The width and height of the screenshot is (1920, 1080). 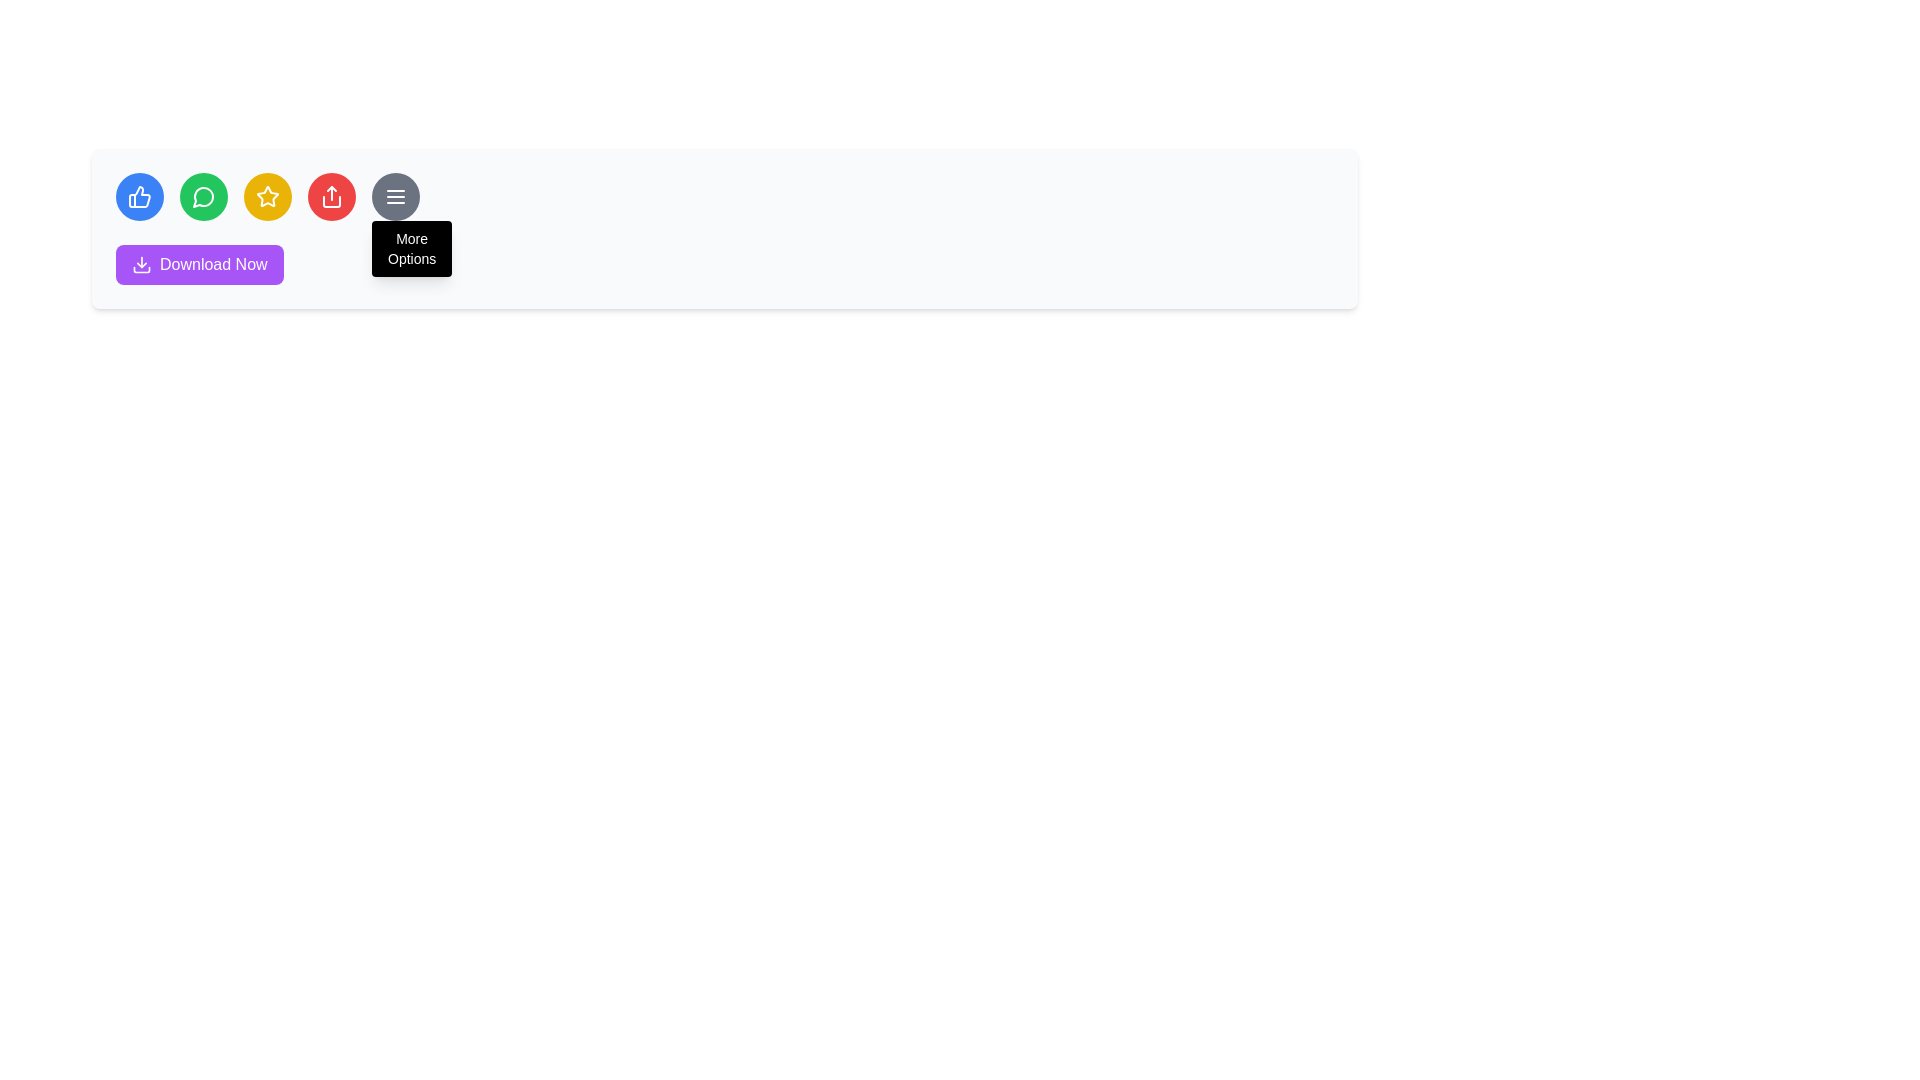 What do you see at coordinates (395, 196) in the screenshot?
I see `the gray circular IconButton located at the rightmost side of the horizontal action bar` at bounding box center [395, 196].